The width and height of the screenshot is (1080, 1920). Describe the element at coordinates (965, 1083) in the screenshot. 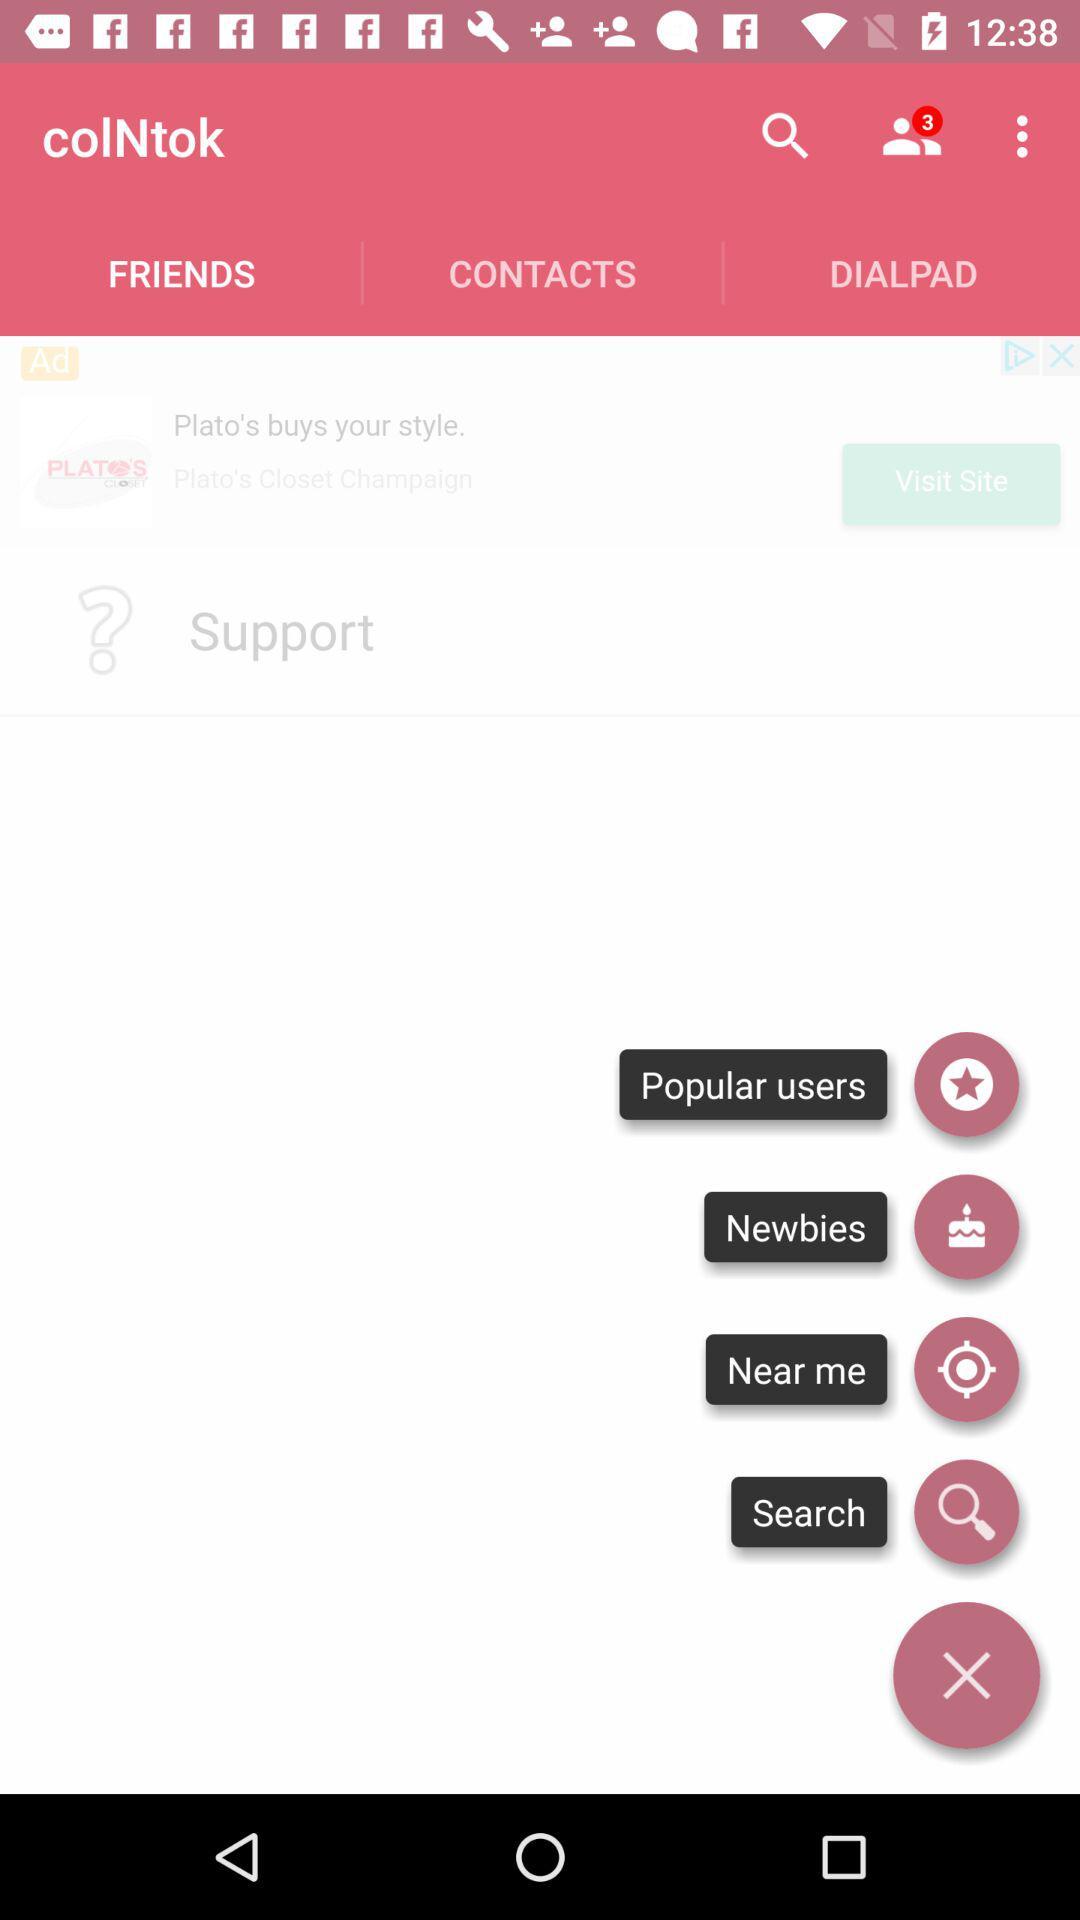

I see `the star icon` at that location.